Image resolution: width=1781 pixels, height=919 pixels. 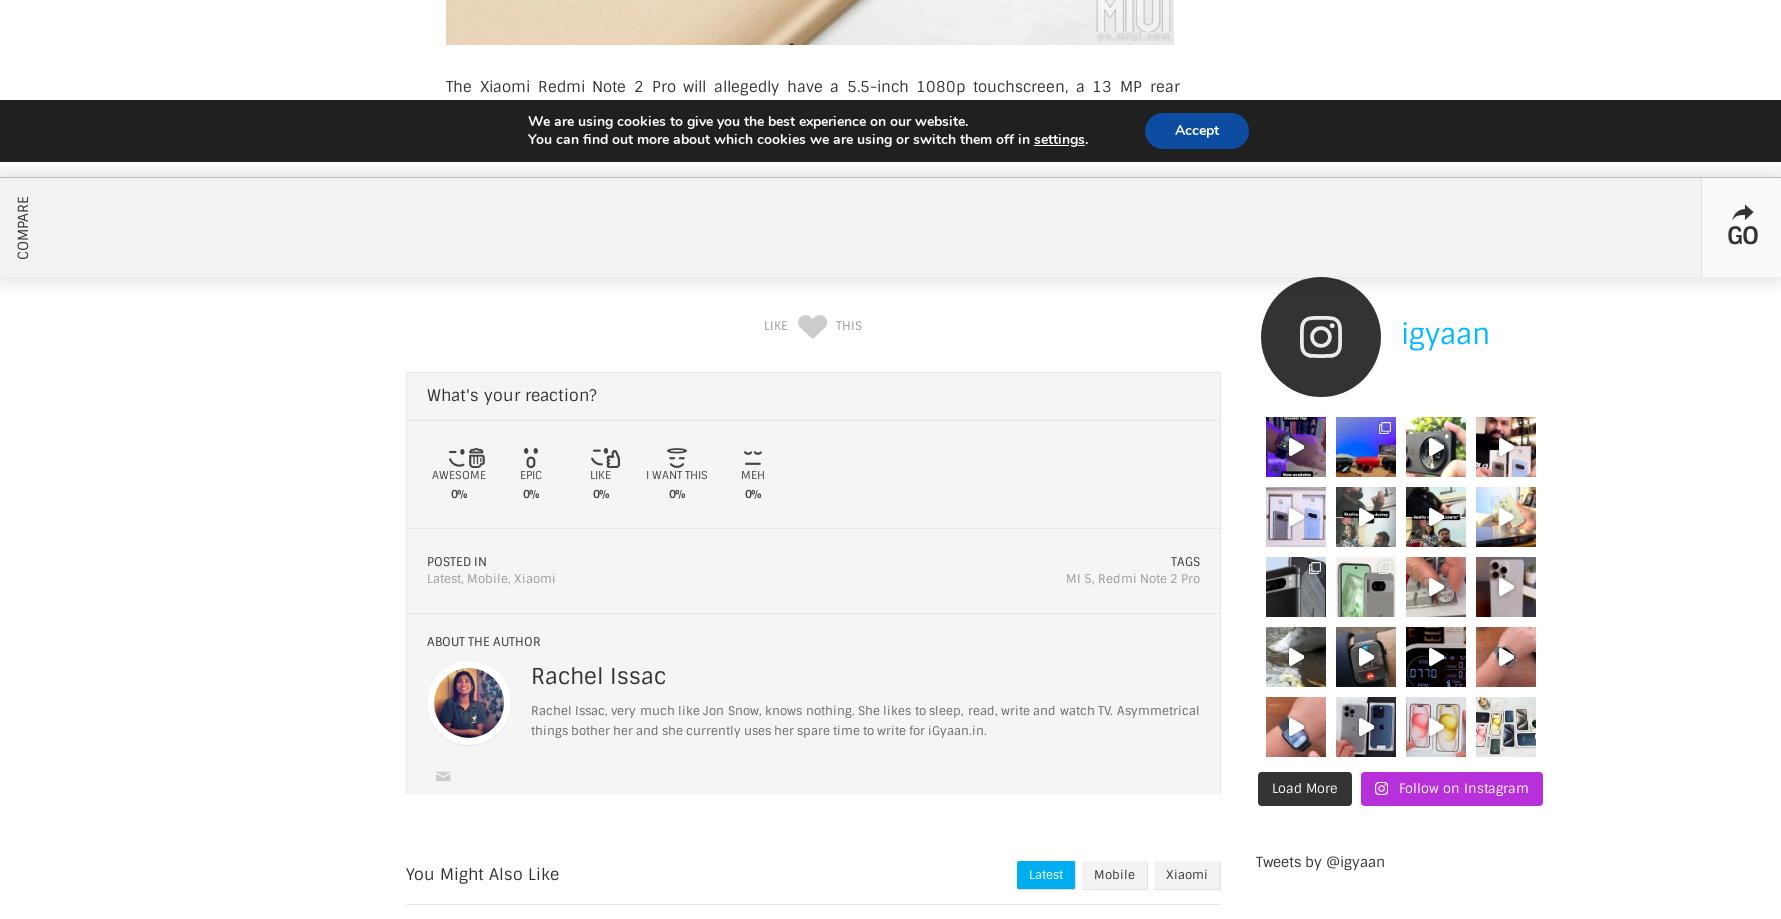 I want to click on 'like', so click(x=774, y=324).